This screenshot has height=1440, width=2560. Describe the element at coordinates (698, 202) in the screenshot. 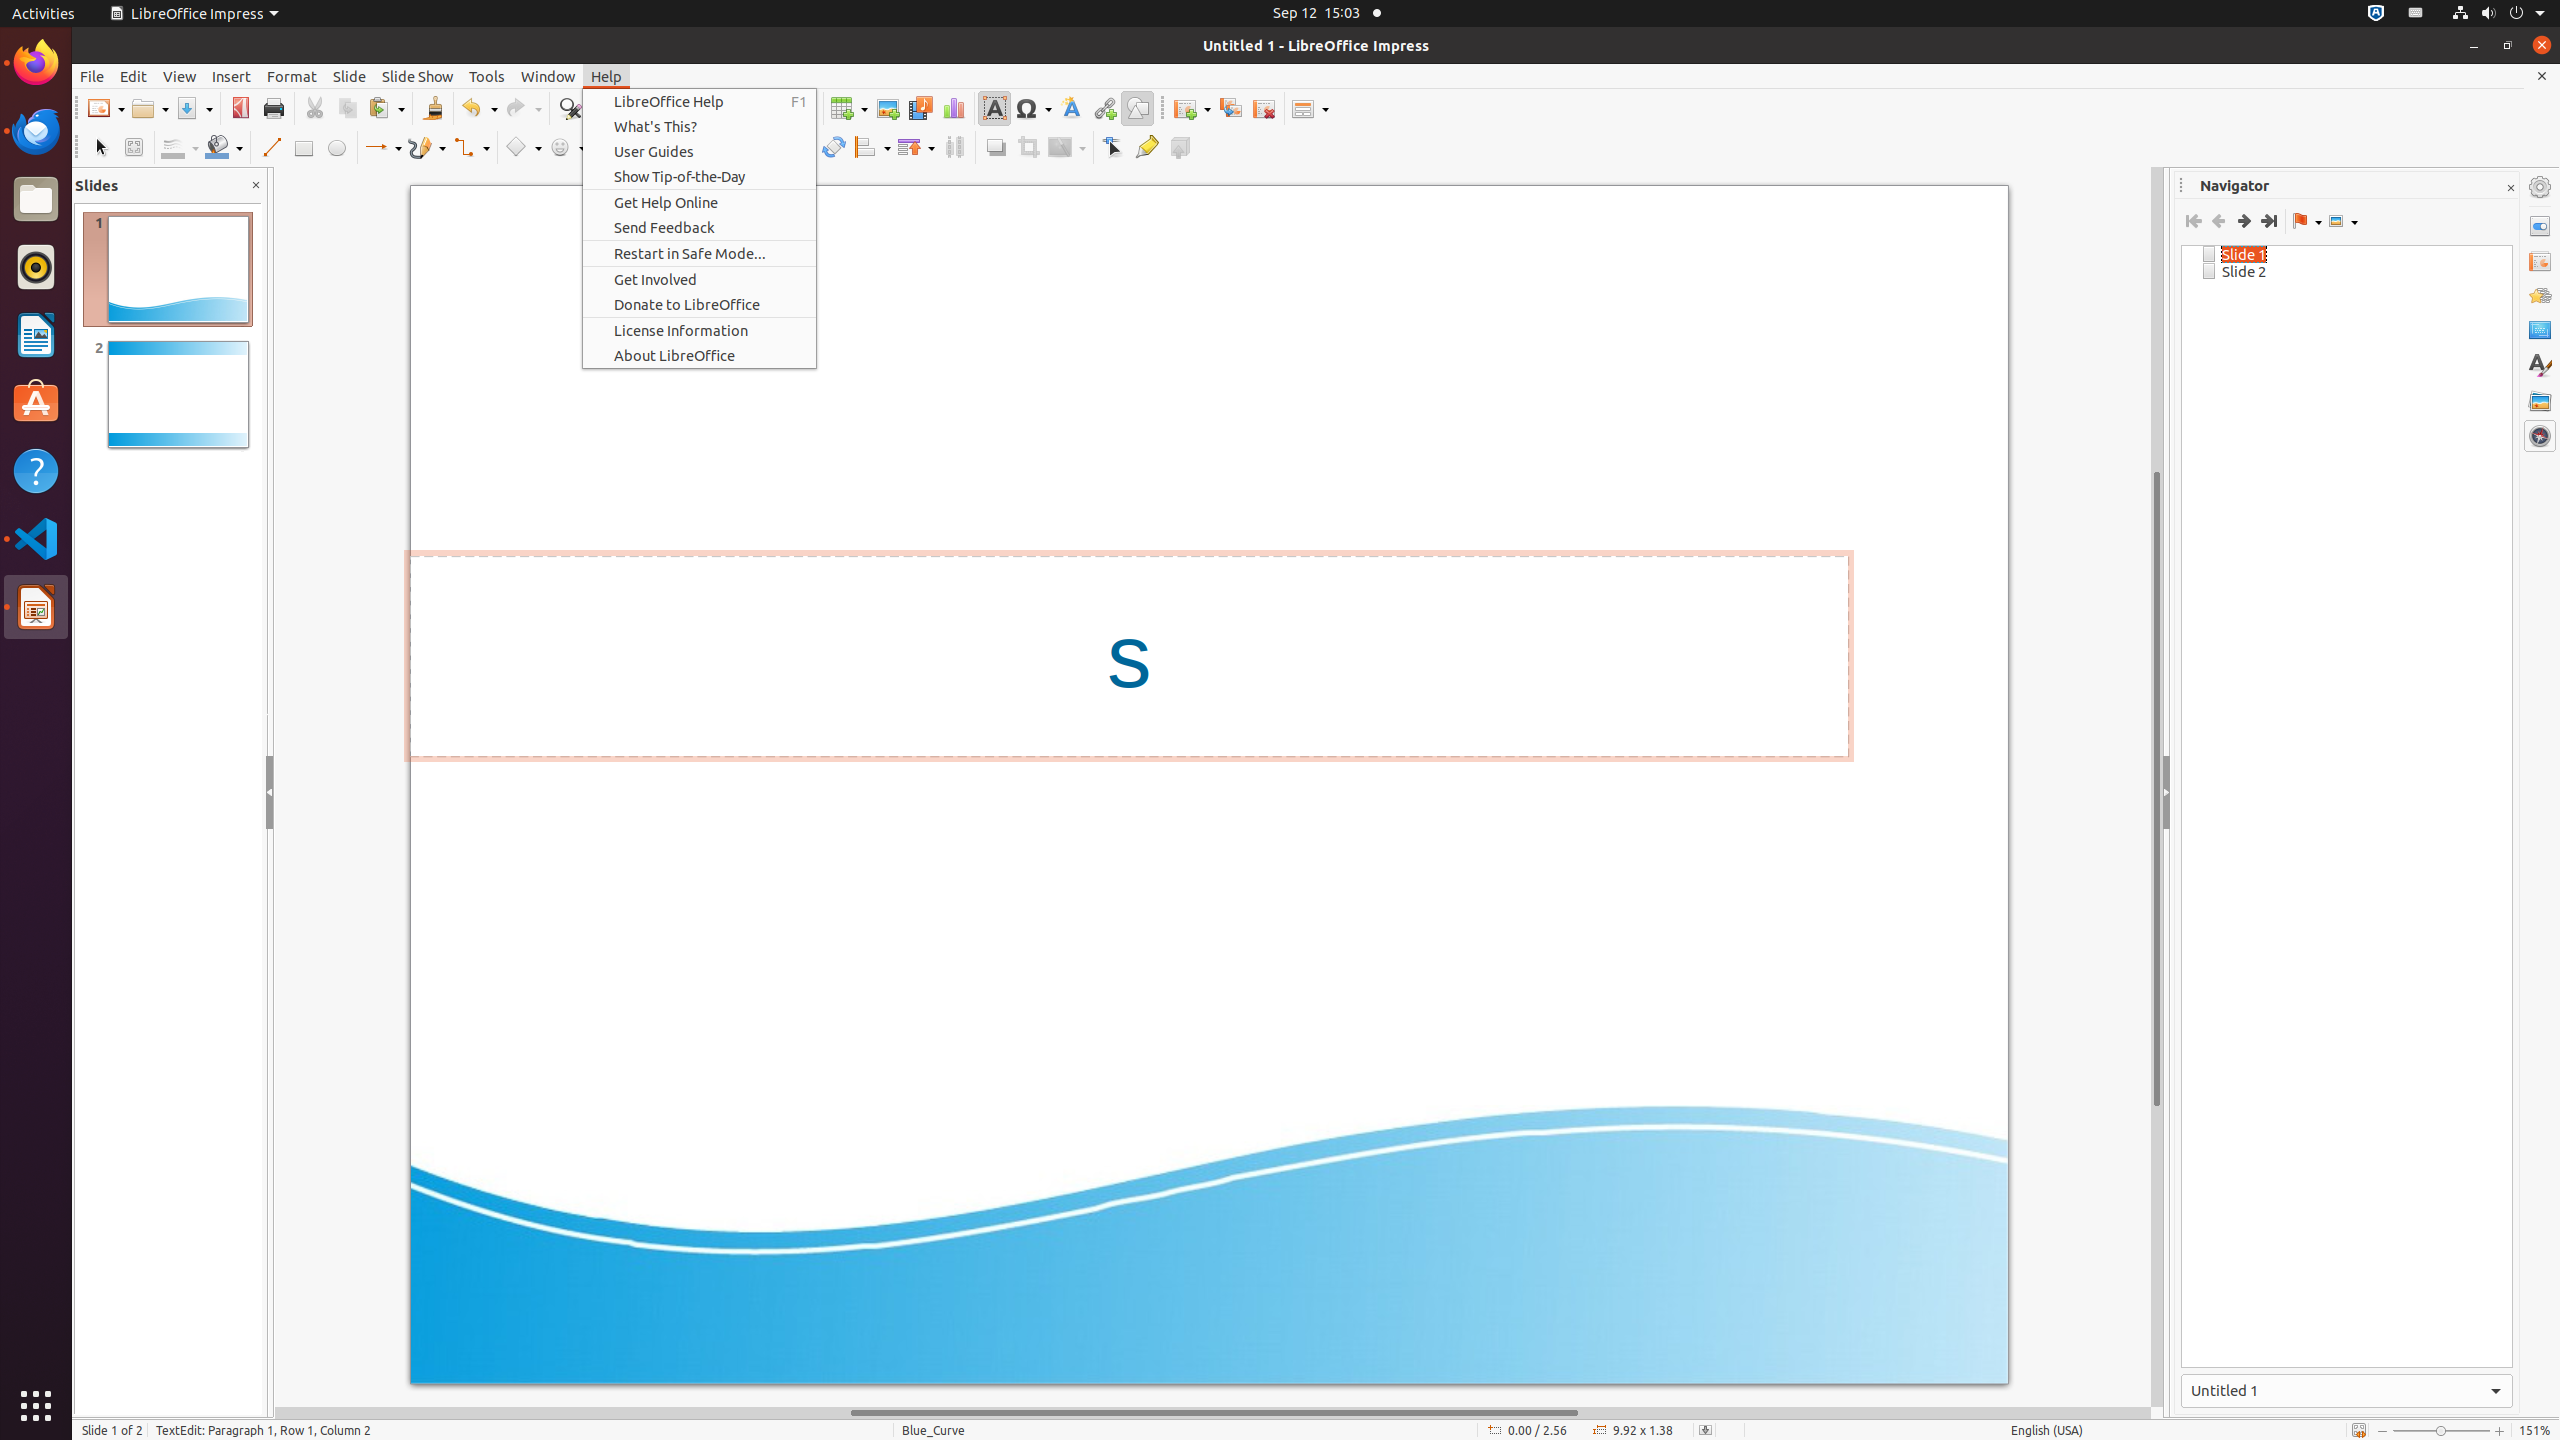

I see `'Get Help Online'` at that location.